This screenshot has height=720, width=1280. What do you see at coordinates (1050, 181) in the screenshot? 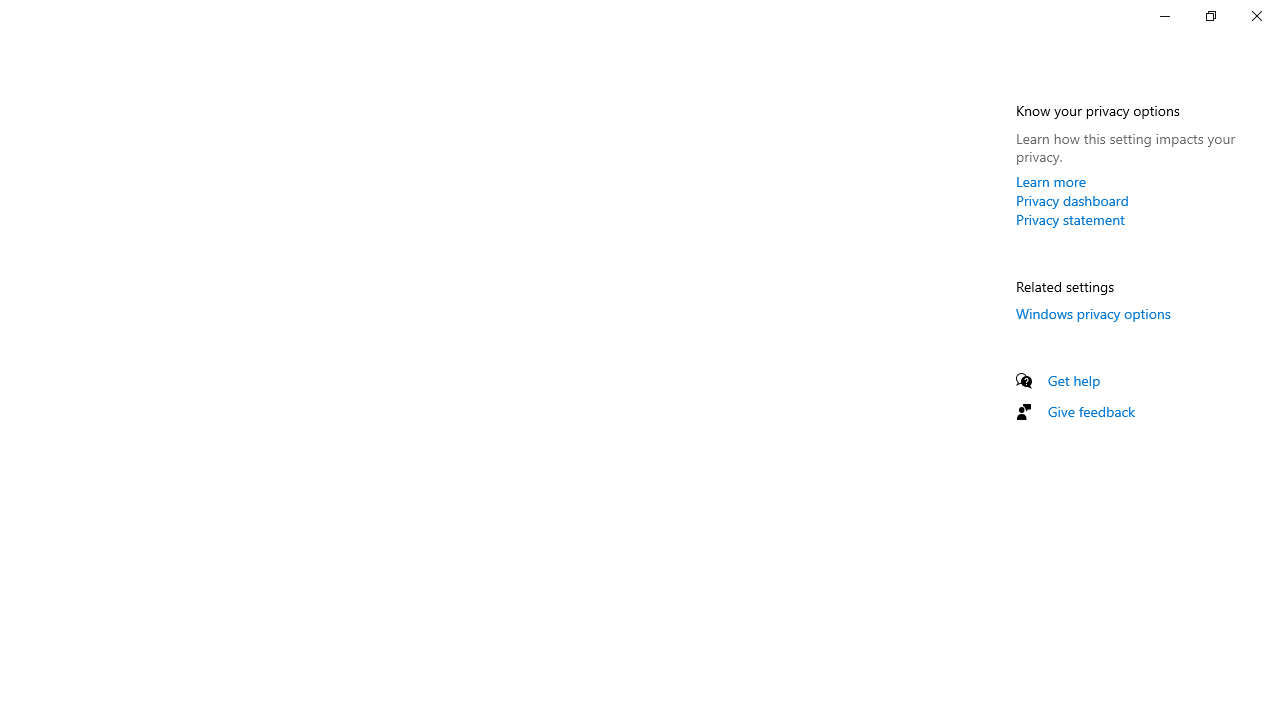
I see `'Learn more'` at bounding box center [1050, 181].